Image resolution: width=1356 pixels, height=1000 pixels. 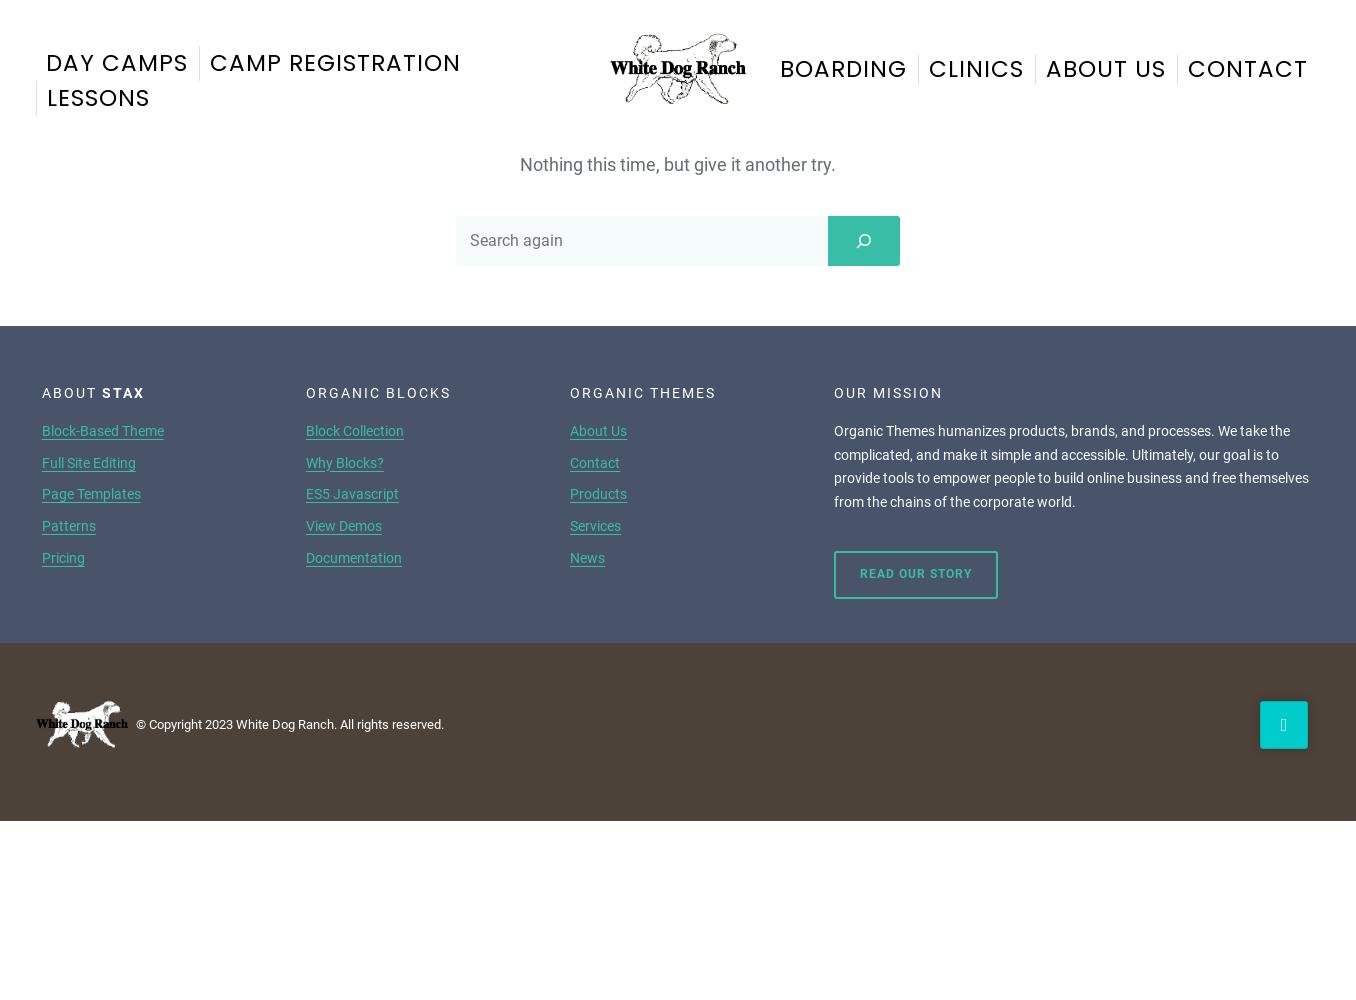 I want to click on 'Full Site Editing', so click(x=88, y=461).